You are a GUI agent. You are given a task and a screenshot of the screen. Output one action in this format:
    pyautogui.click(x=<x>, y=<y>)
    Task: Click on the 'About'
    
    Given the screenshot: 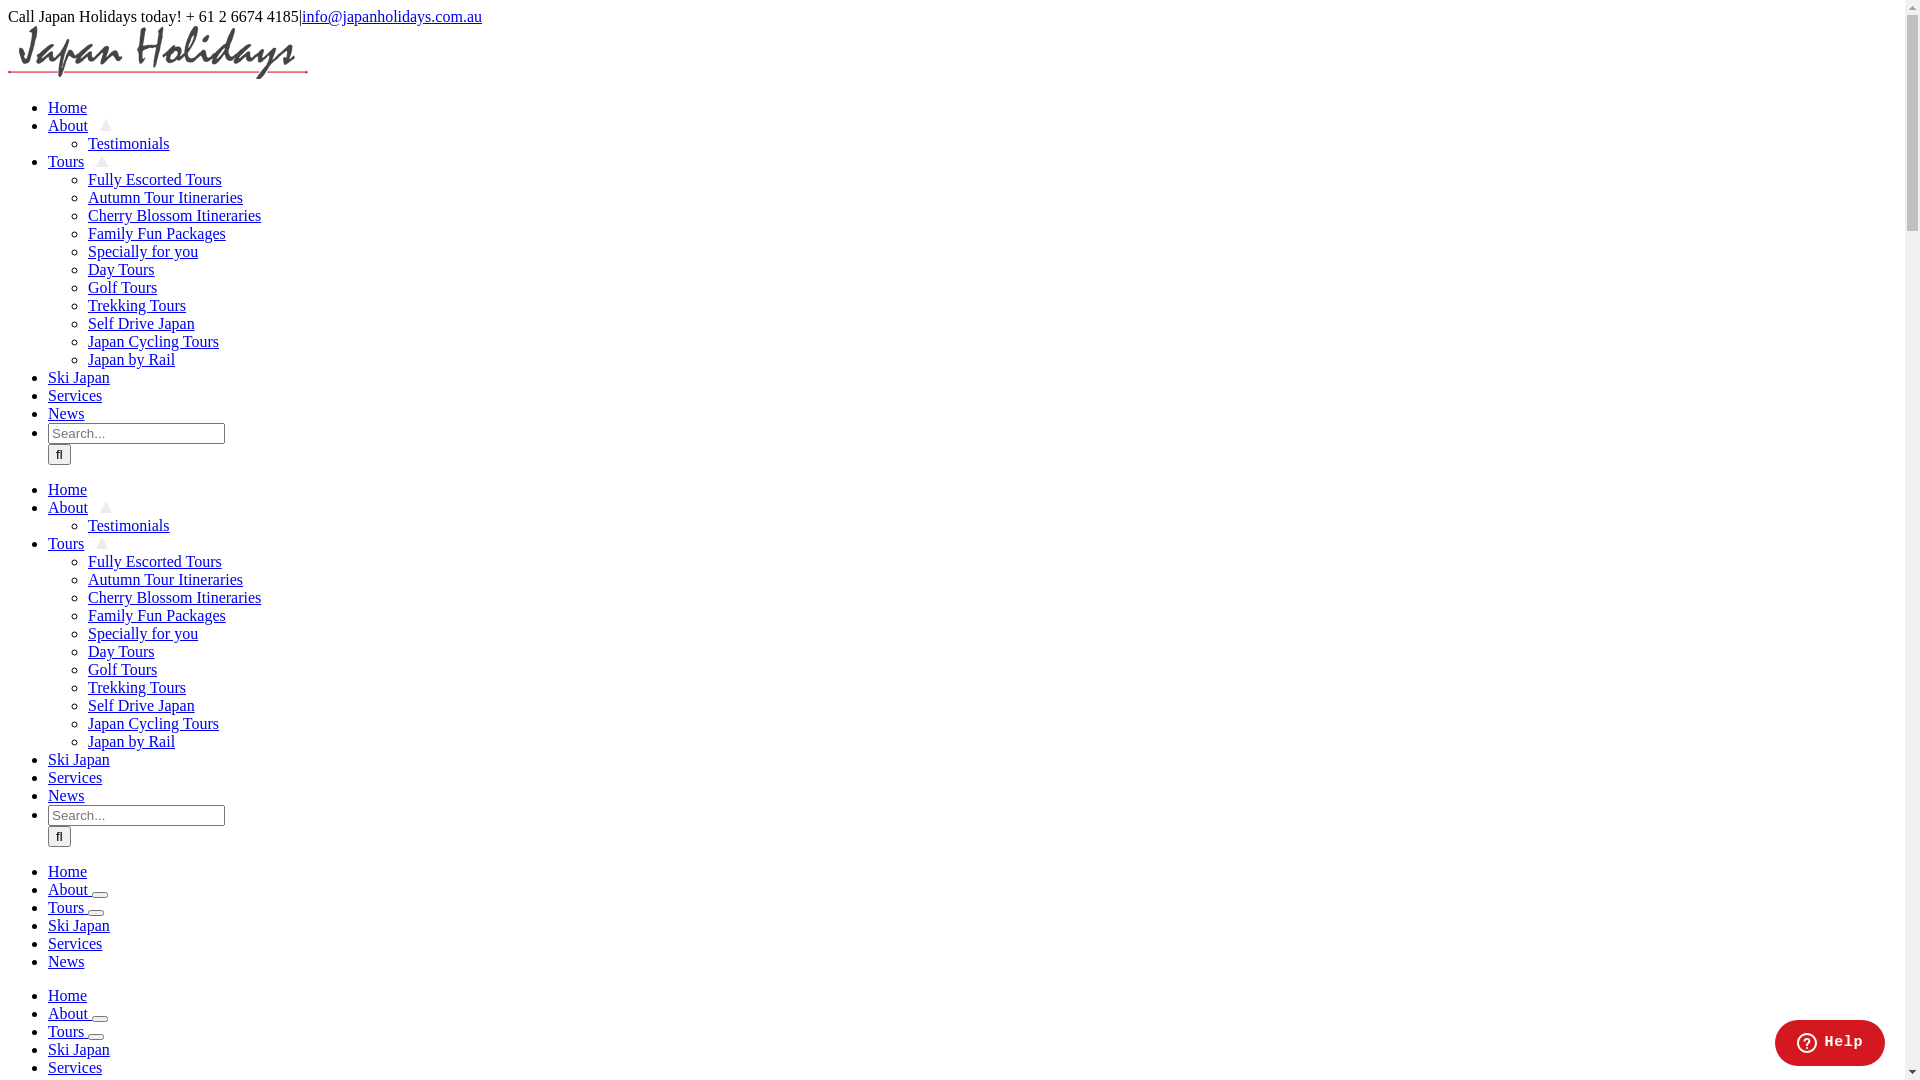 What is the action you would take?
    pyautogui.click(x=80, y=506)
    